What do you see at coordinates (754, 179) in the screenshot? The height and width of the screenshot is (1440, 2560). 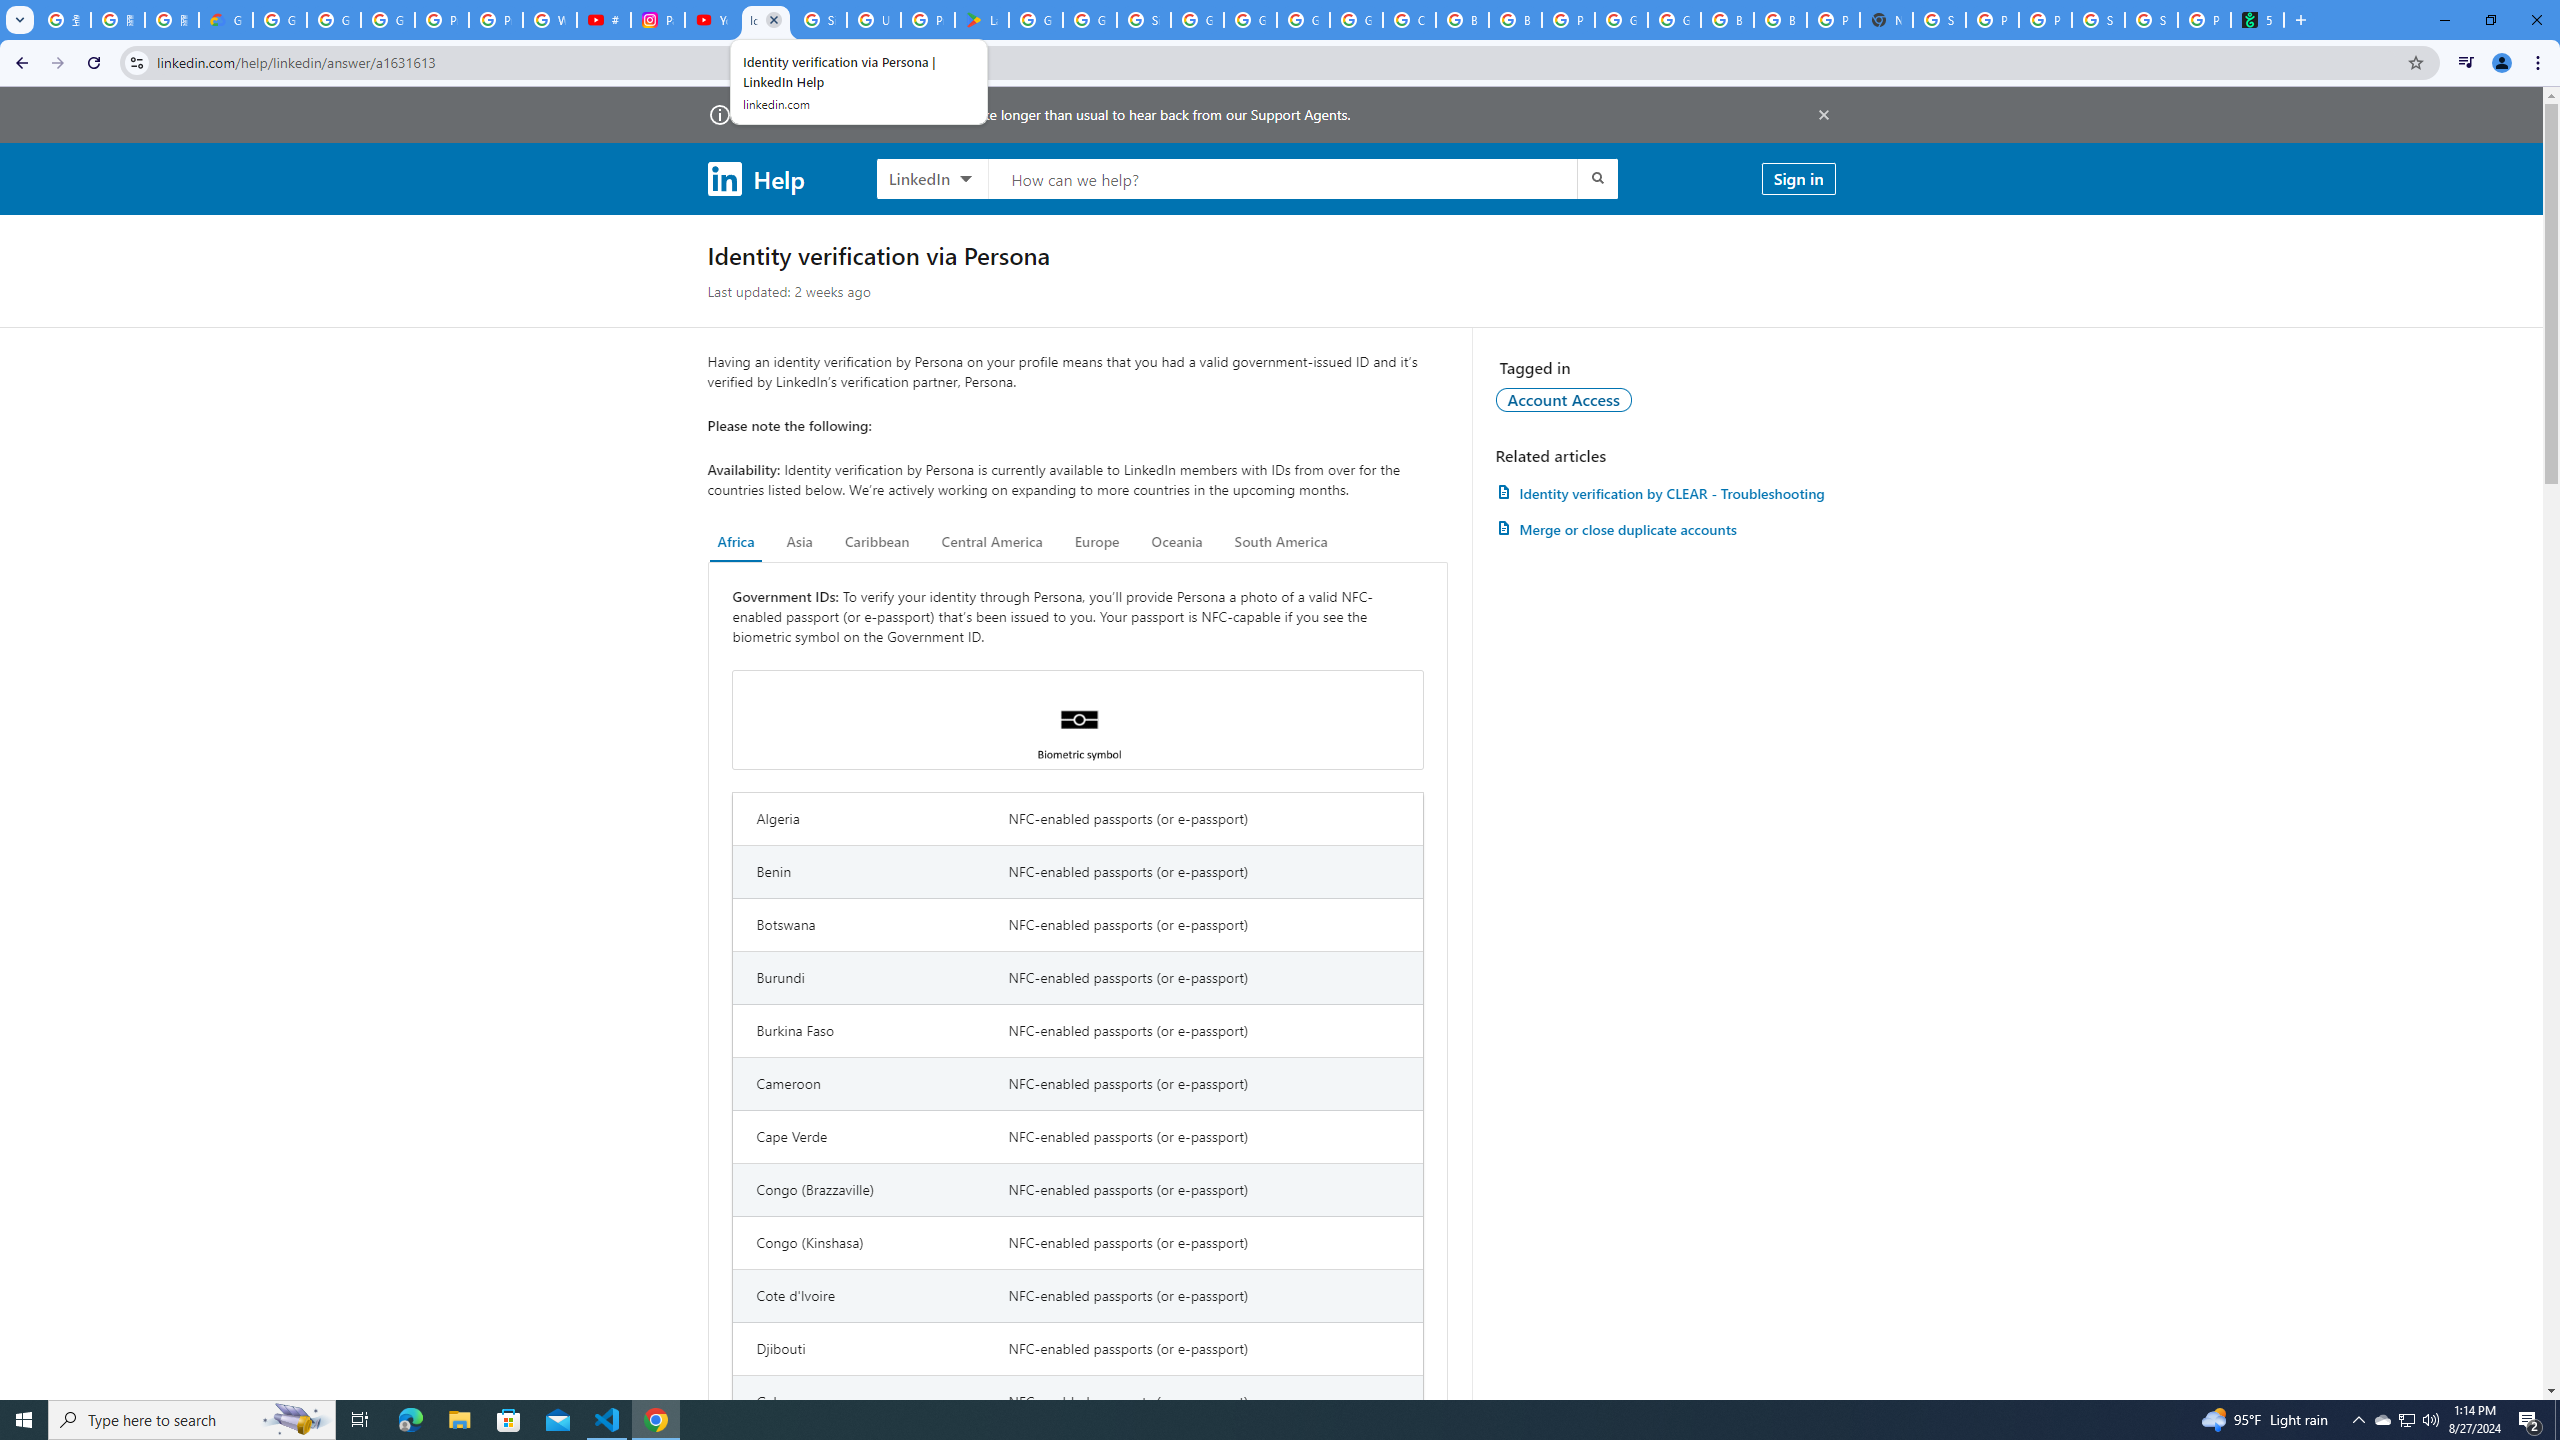 I see `'Help'` at bounding box center [754, 179].